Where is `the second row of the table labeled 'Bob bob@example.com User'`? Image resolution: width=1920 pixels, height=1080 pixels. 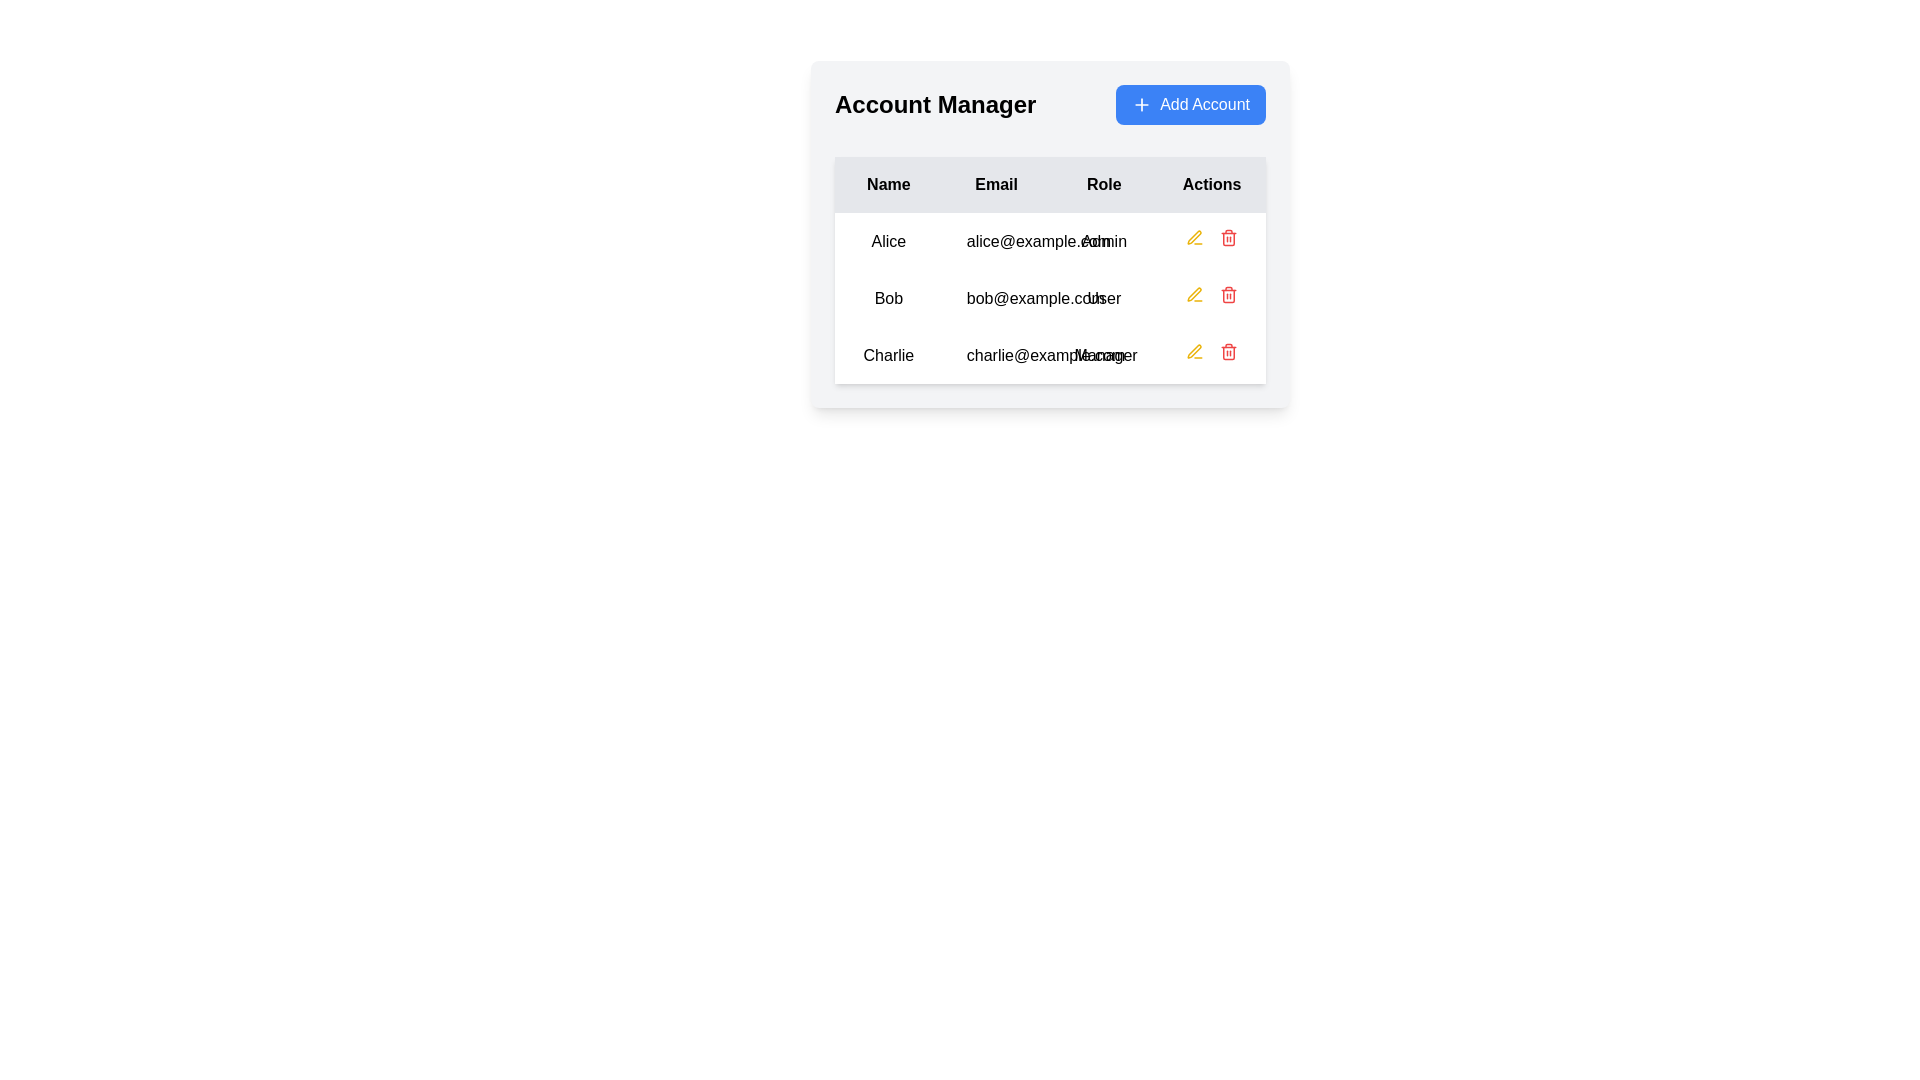
the second row of the table labeled 'Bob bob@example.com User' is located at coordinates (1049, 298).